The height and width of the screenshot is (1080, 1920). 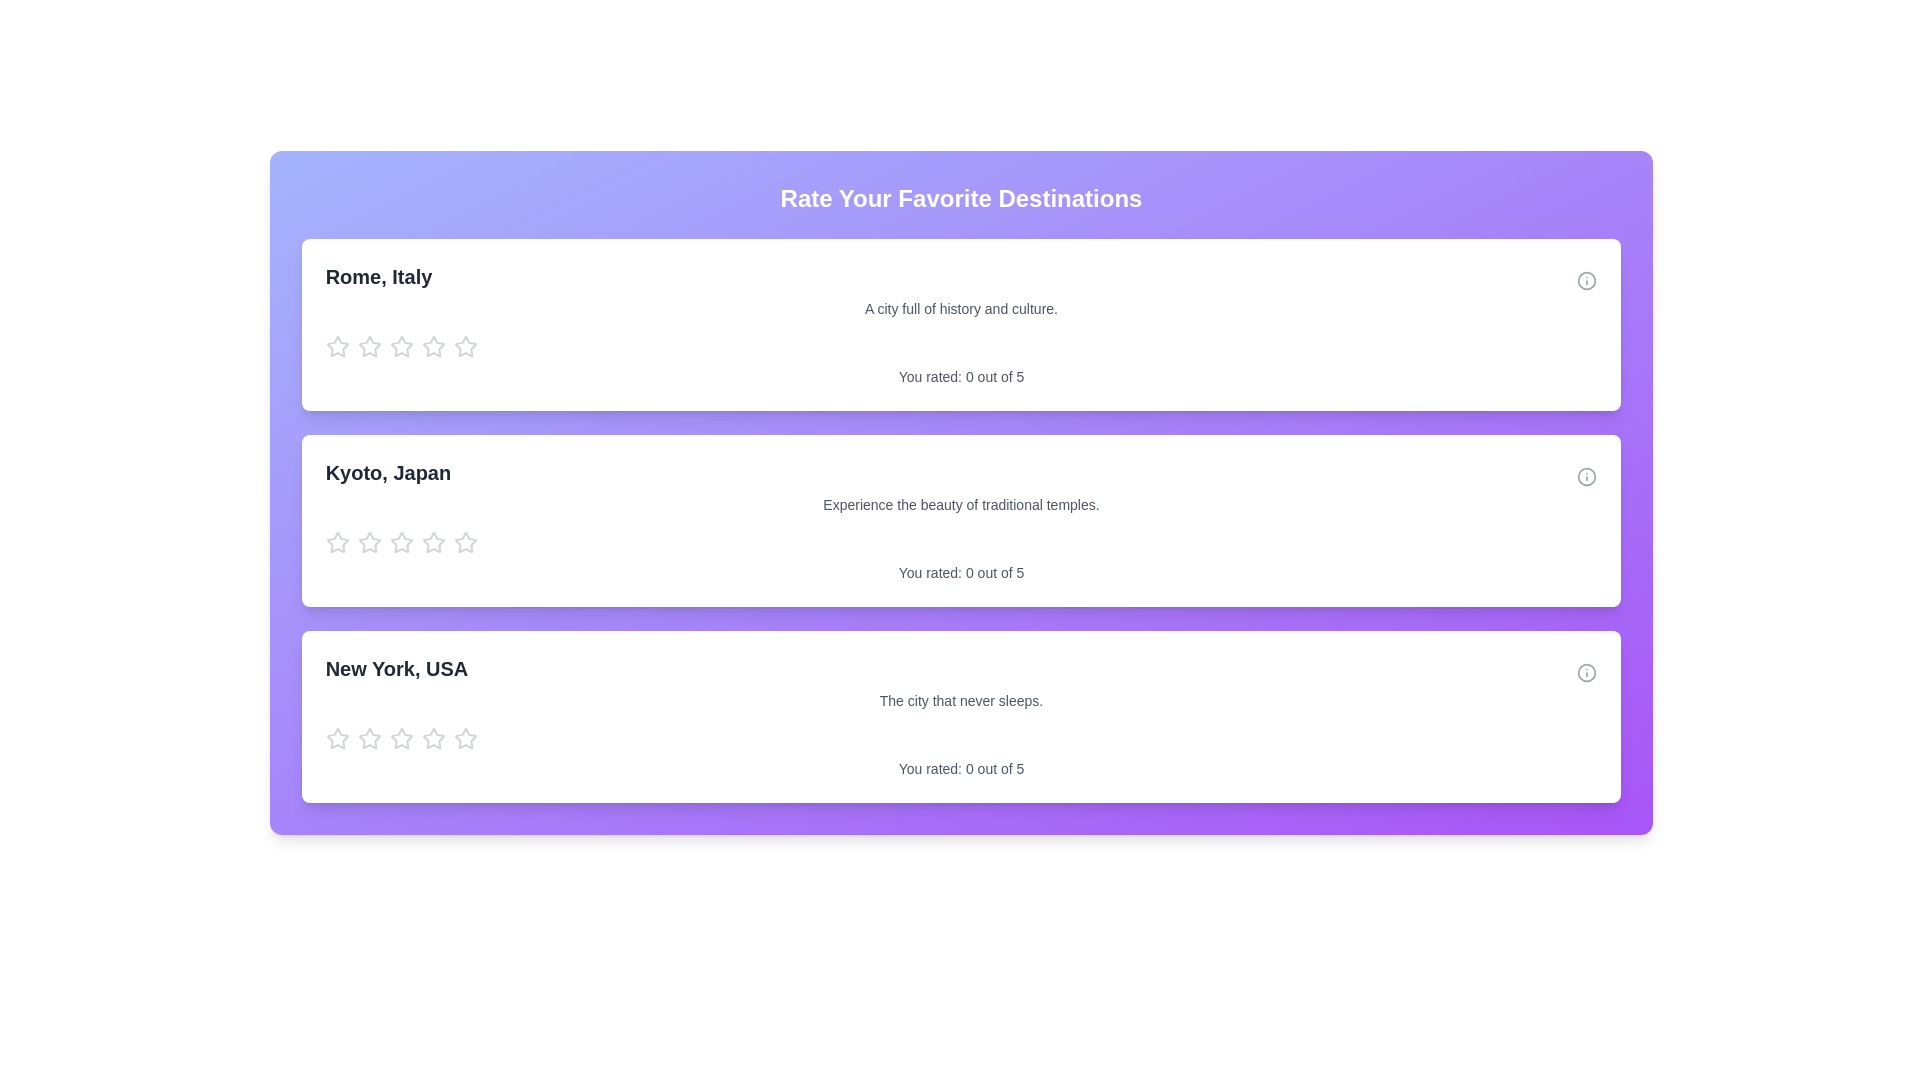 What do you see at coordinates (961, 573) in the screenshot?
I see `the text label that provides feedback about the current rating for the item, located in the second card below the rating stars` at bounding box center [961, 573].